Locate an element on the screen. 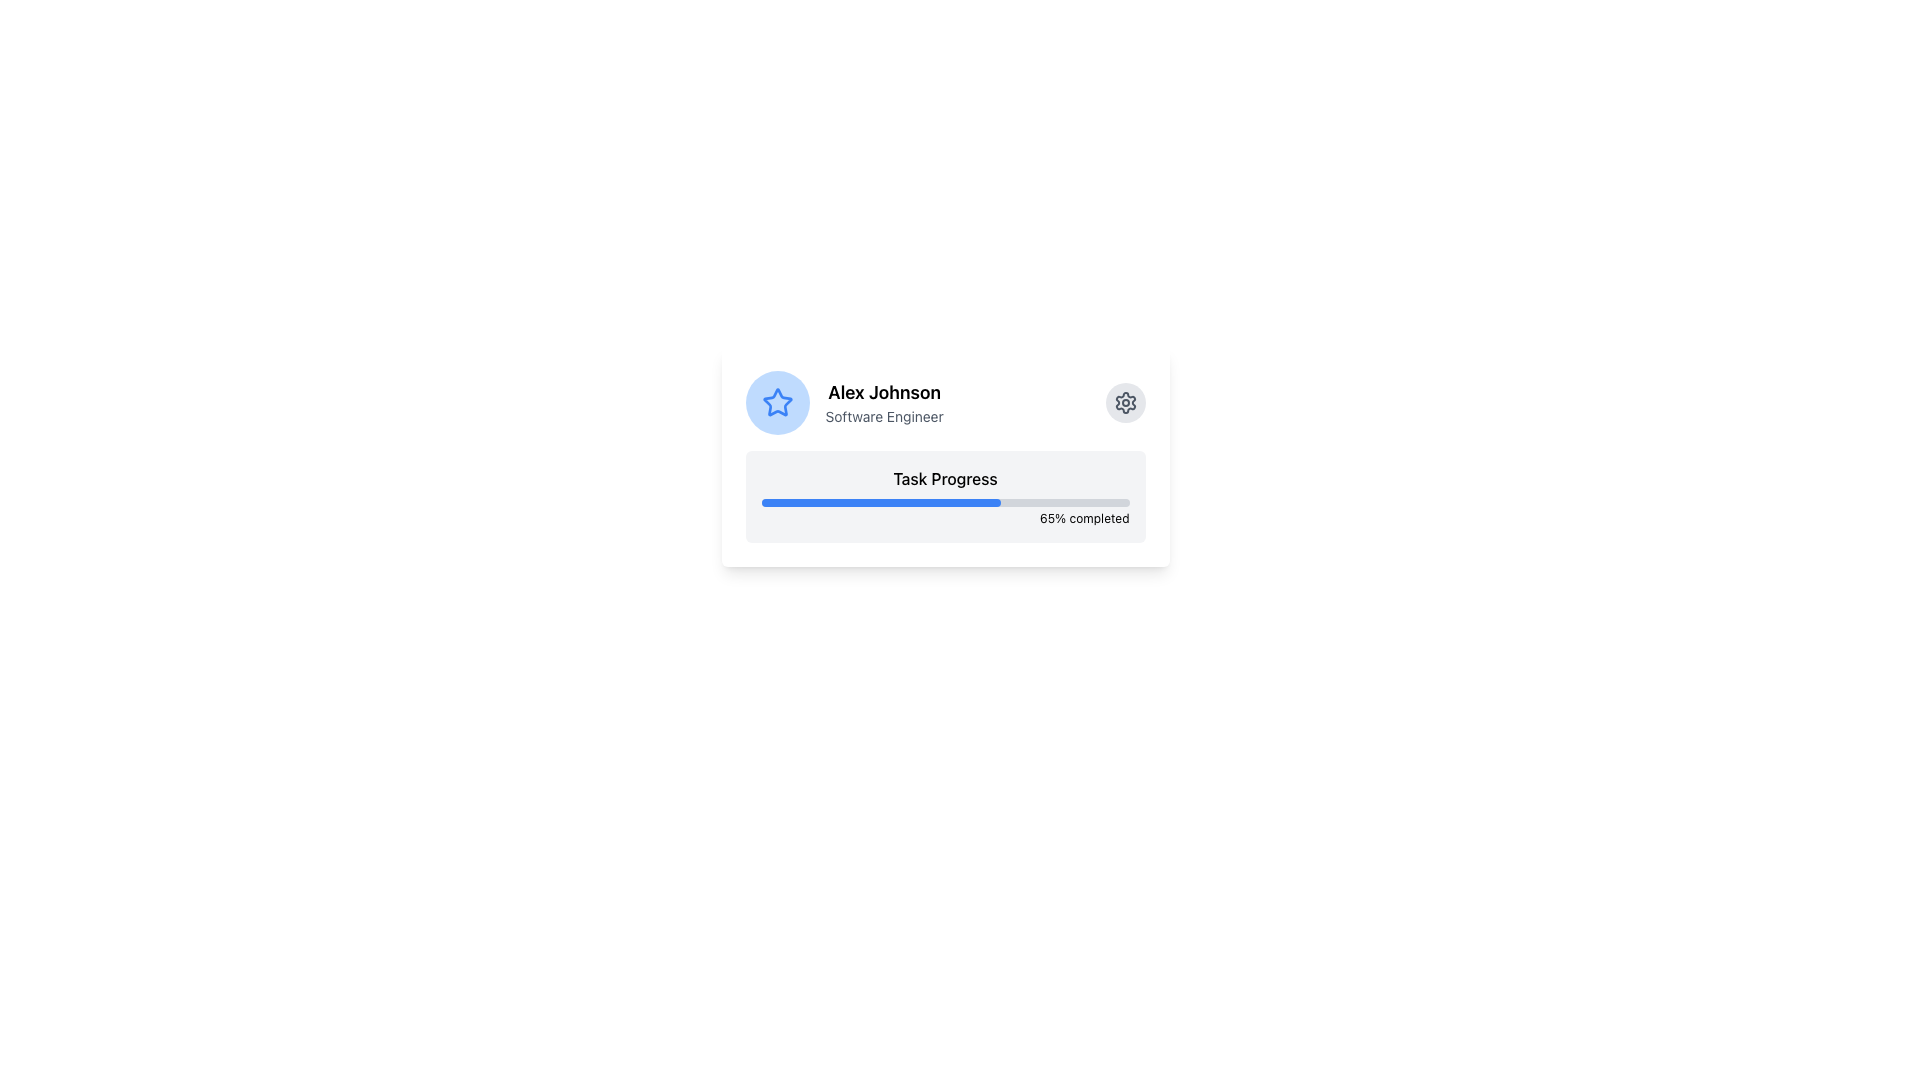 This screenshot has height=1080, width=1920. the star-shaped icon with a blue outline located in the top-left corner of the component card that contains the user name, title, and progress bar is located at coordinates (776, 402).